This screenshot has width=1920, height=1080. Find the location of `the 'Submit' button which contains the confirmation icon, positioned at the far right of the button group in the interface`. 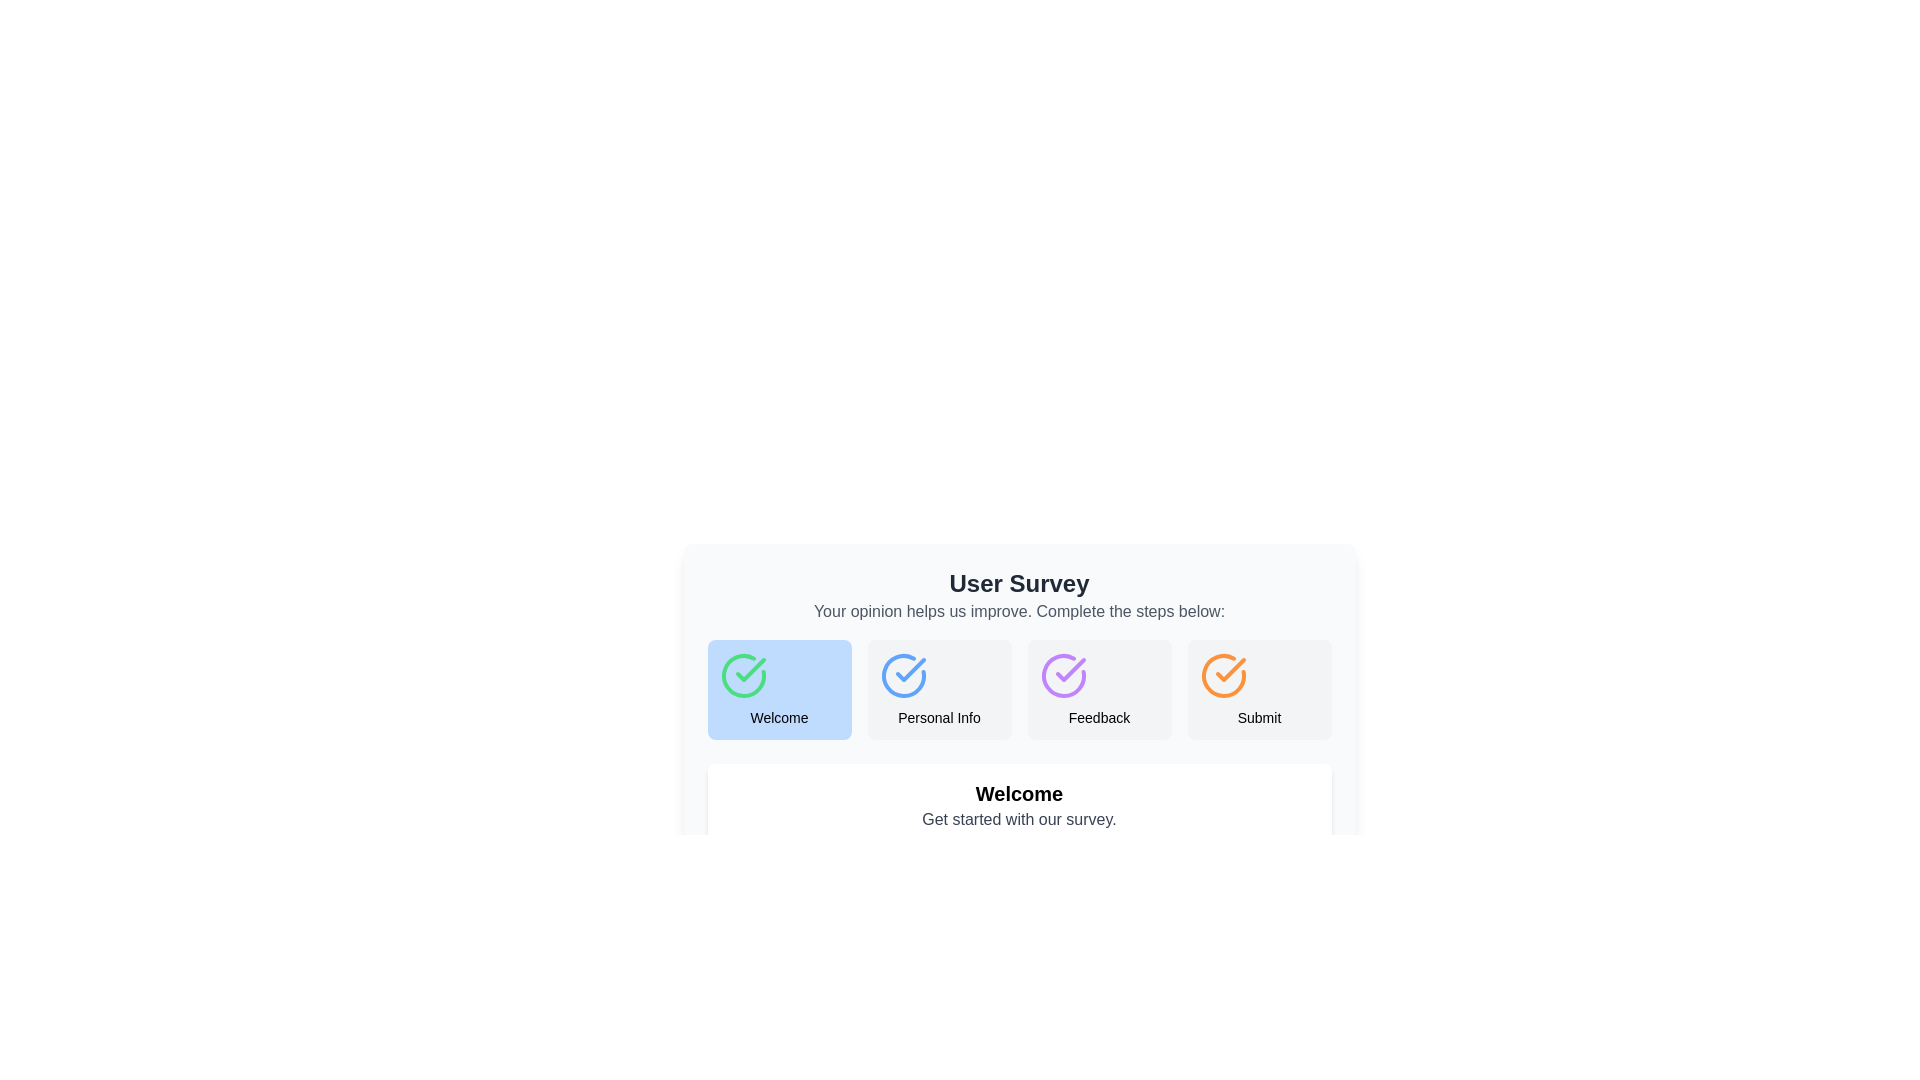

the 'Submit' button which contains the confirmation icon, positioned at the far right of the button group in the interface is located at coordinates (1222, 675).